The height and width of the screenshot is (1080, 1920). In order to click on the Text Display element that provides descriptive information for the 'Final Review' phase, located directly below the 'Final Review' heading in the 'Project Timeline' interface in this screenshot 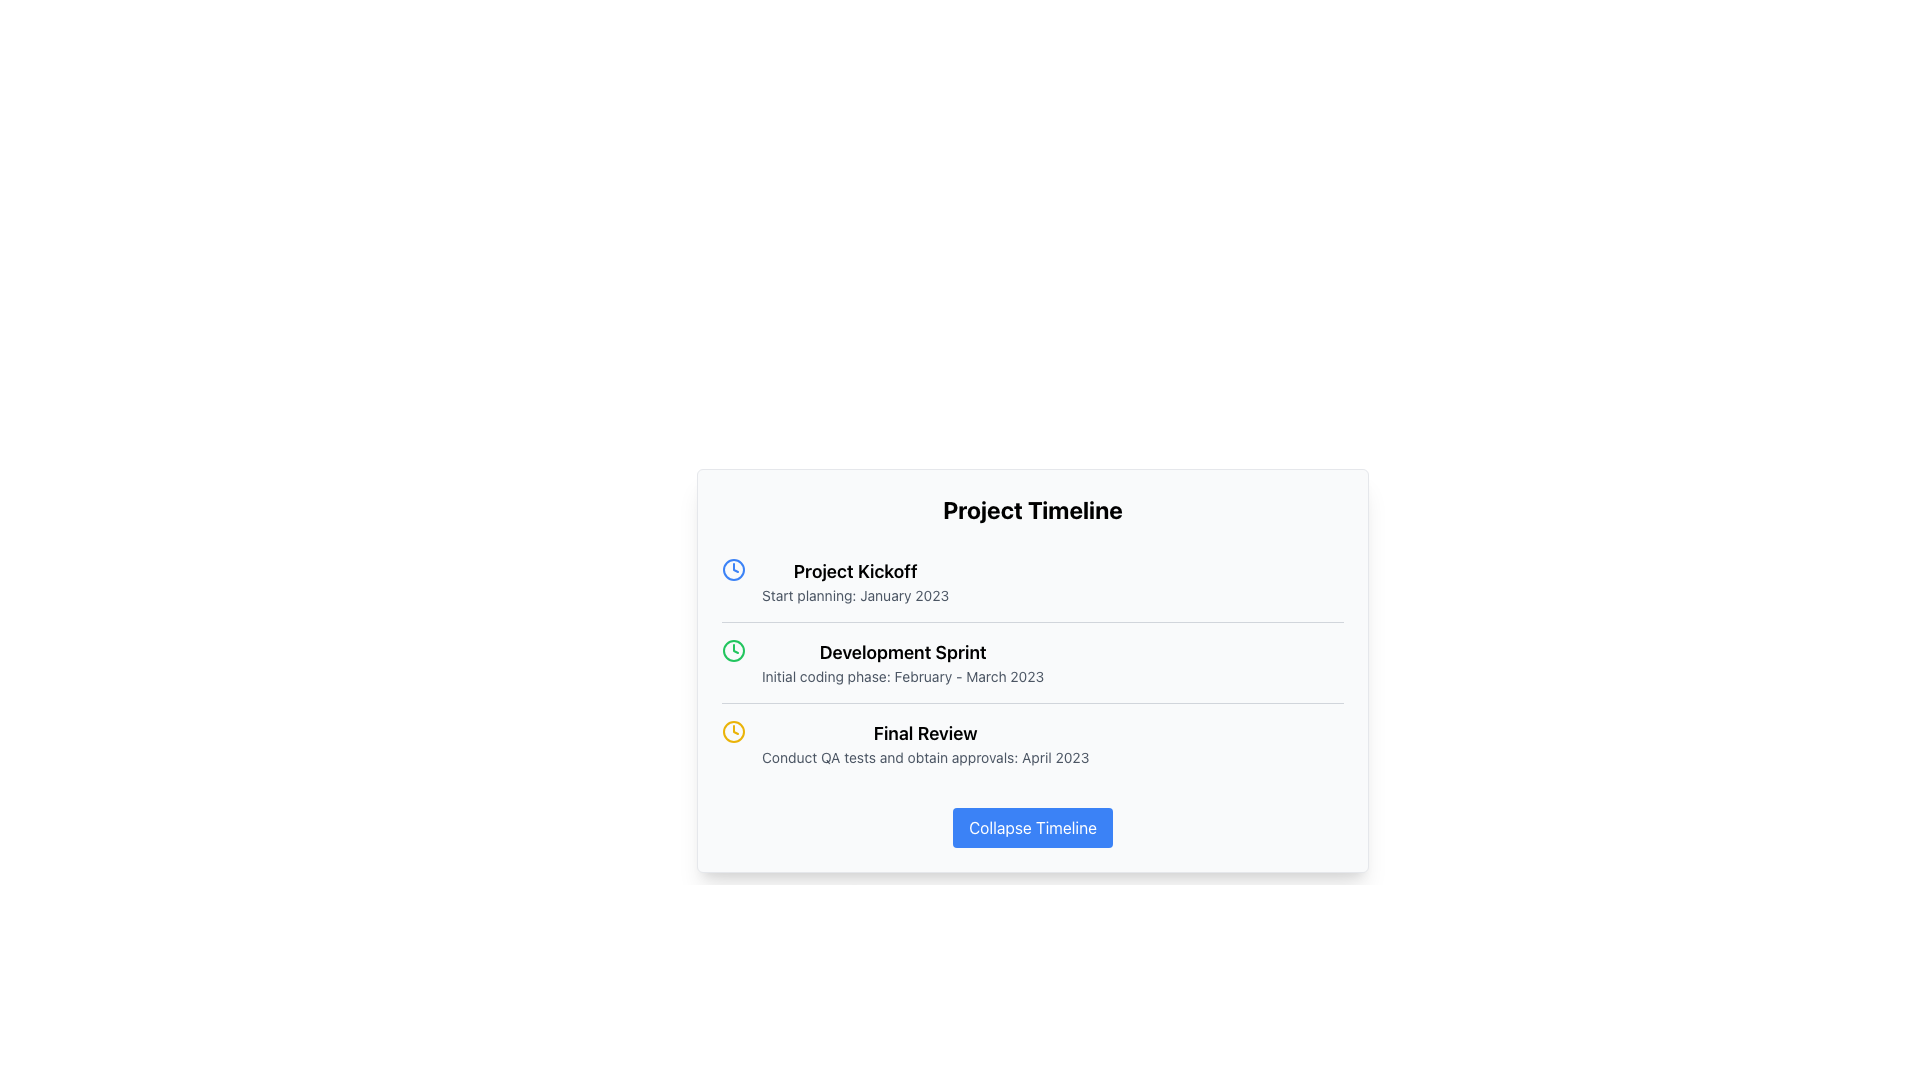, I will do `click(924, 758)`.